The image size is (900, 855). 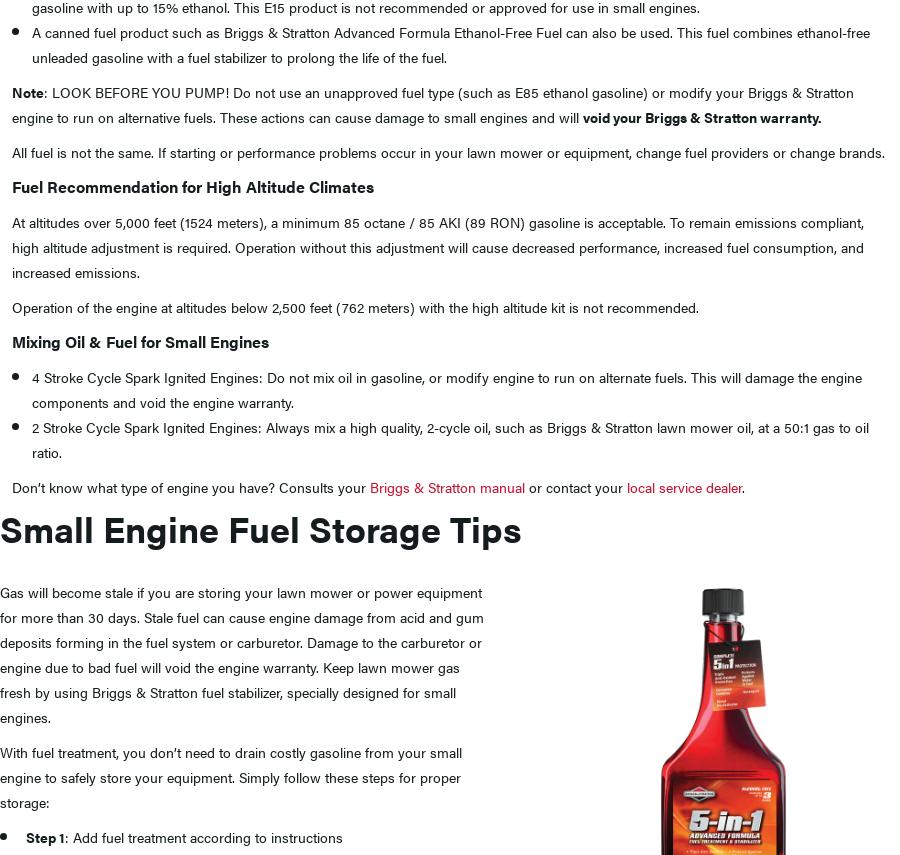 I want to click on 'Fuel Recommendation for High Altitude Climates', so click(x=192, y=185).